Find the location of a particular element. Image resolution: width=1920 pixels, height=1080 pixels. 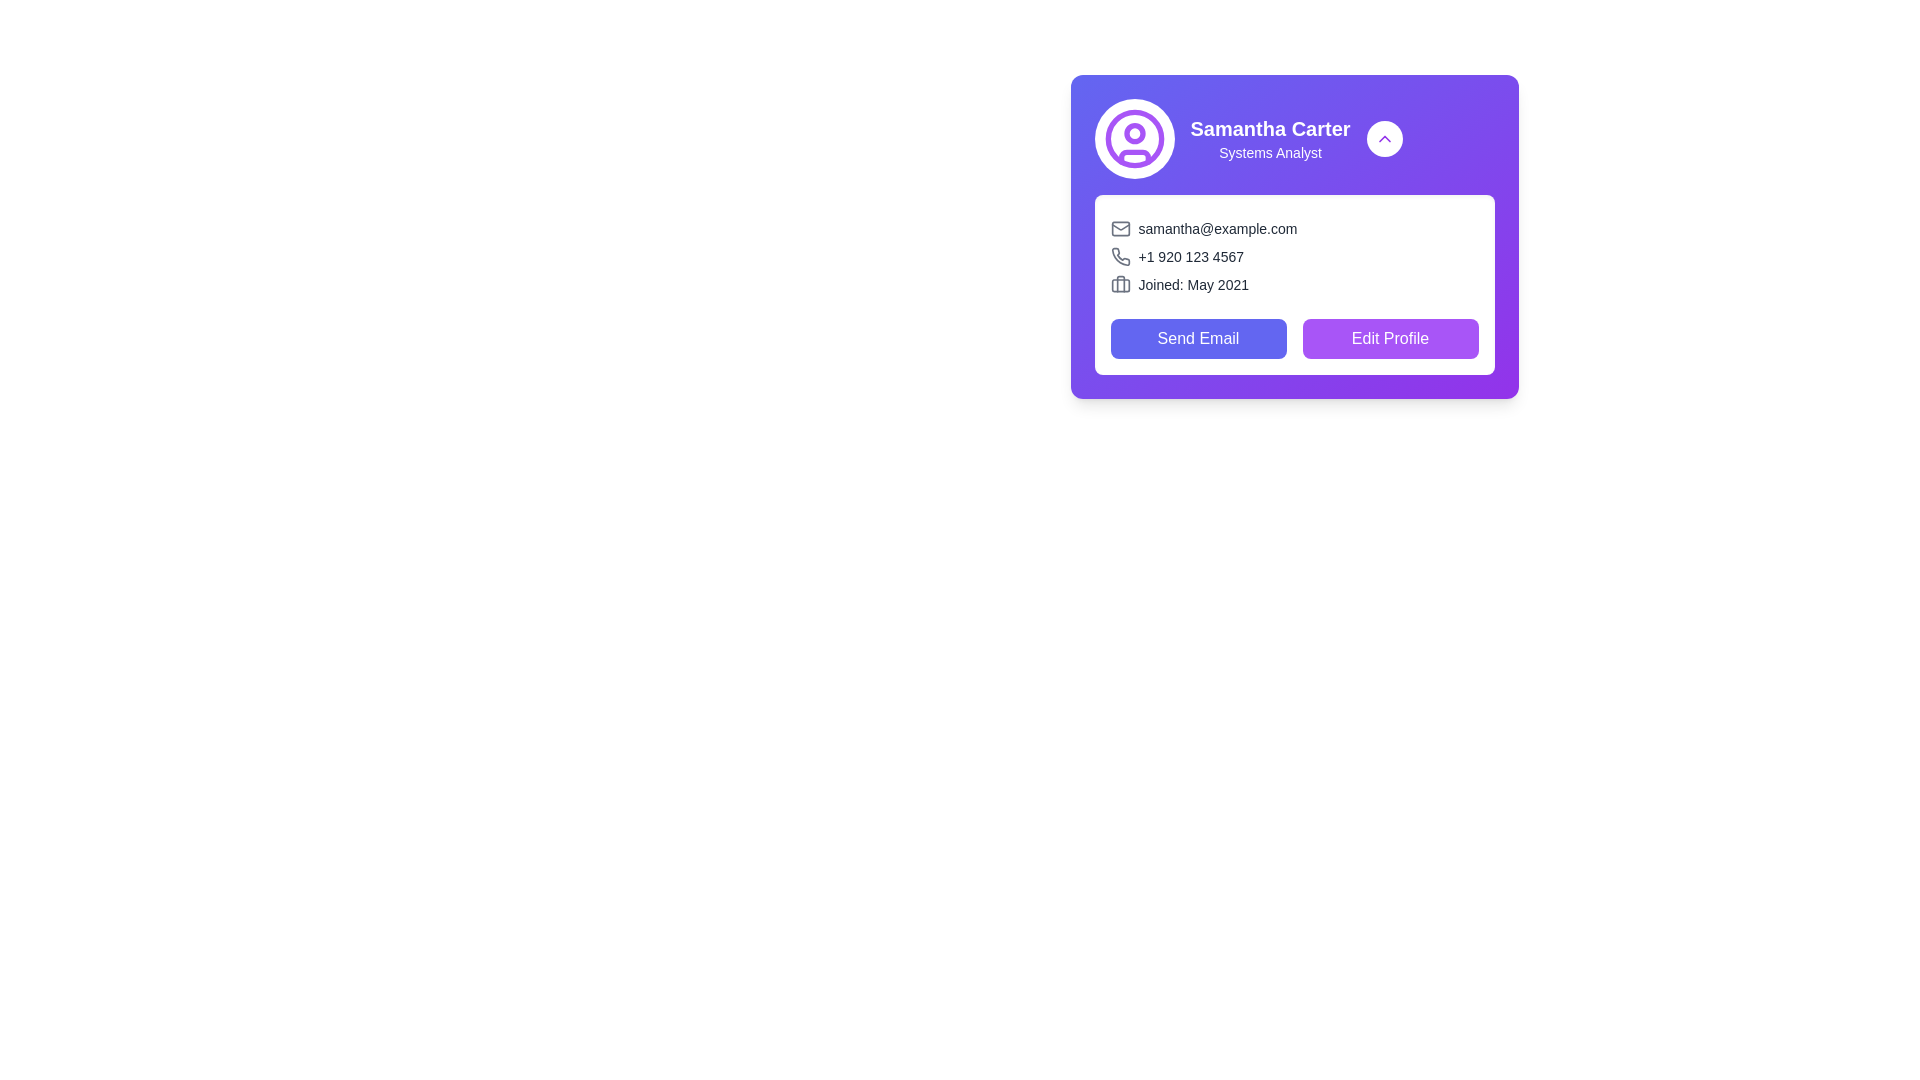

the vertical line with rounded ends that is part of the briefcase icon, located within the user profile card is located at coordinates (1120, 284).